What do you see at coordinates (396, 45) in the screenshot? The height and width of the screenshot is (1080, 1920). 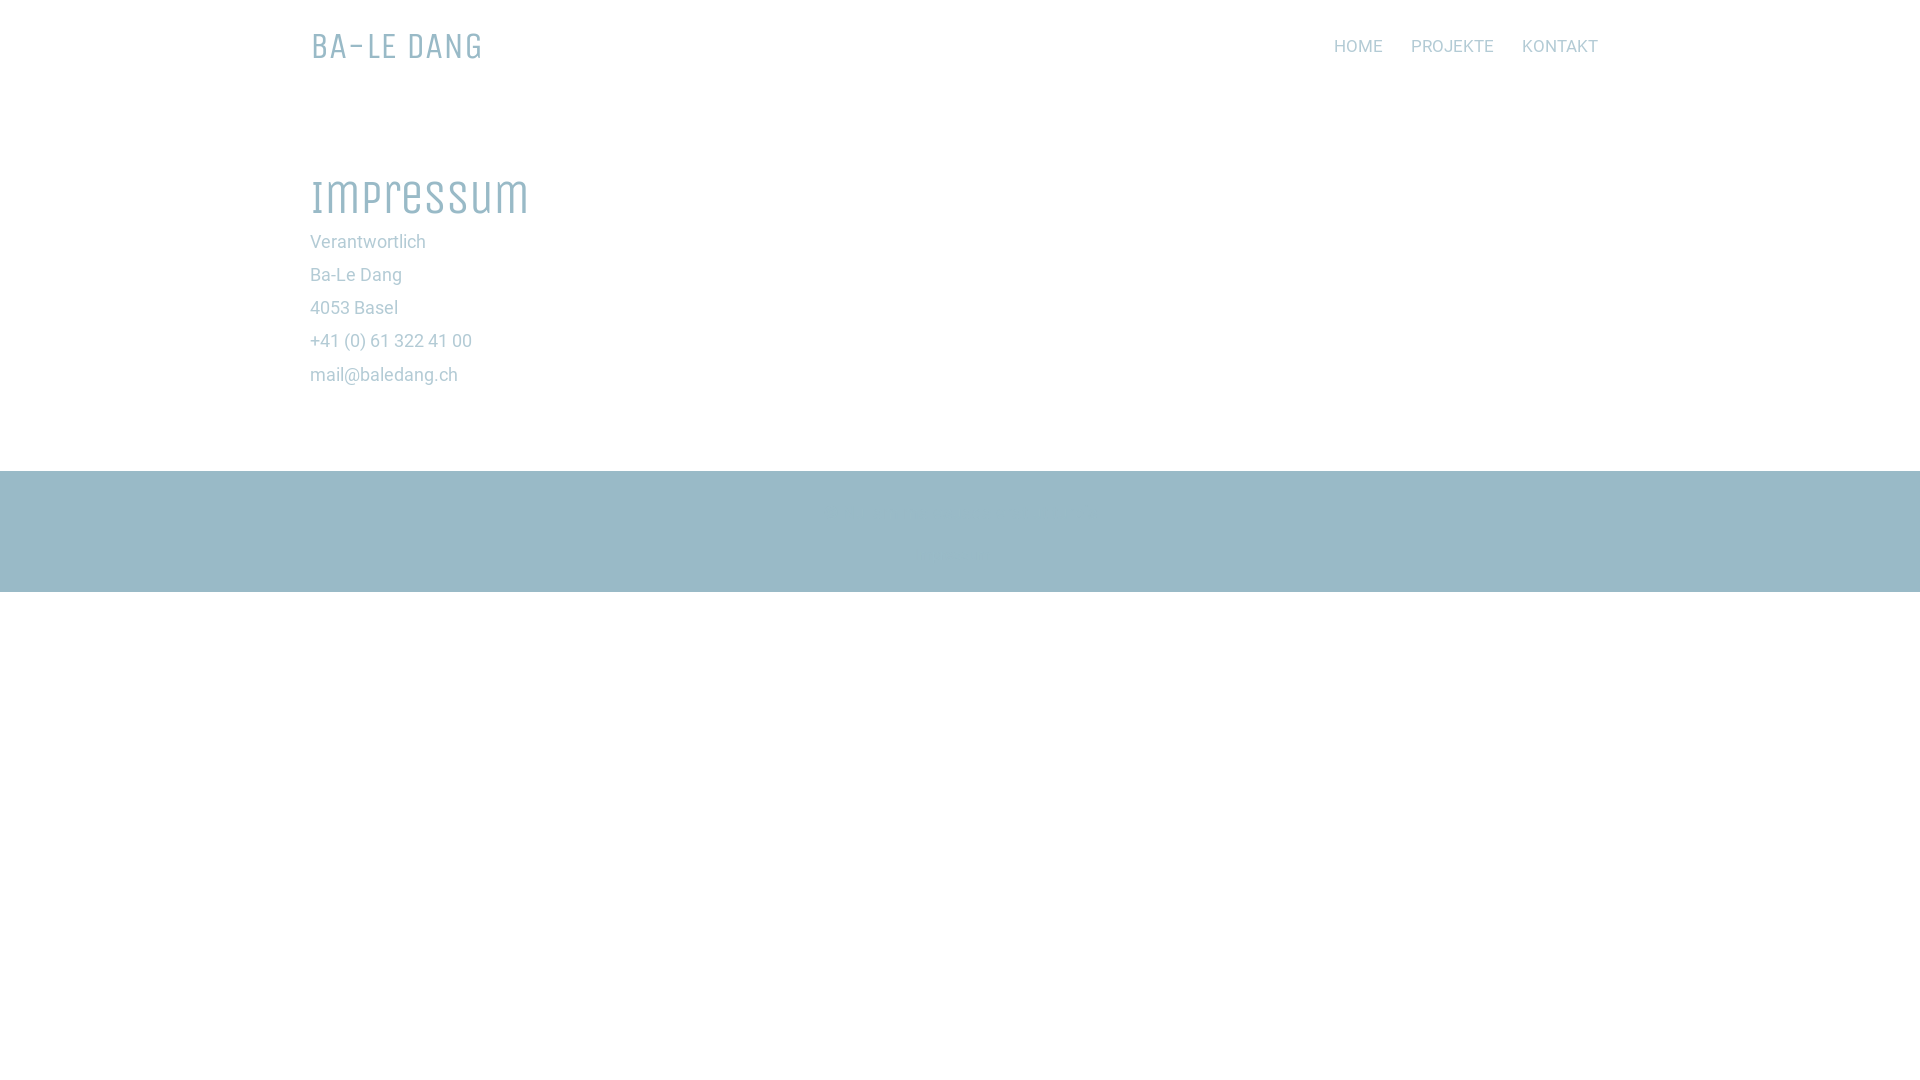 I see `'BA-LE DANG'` at bounding box center [396, 45].